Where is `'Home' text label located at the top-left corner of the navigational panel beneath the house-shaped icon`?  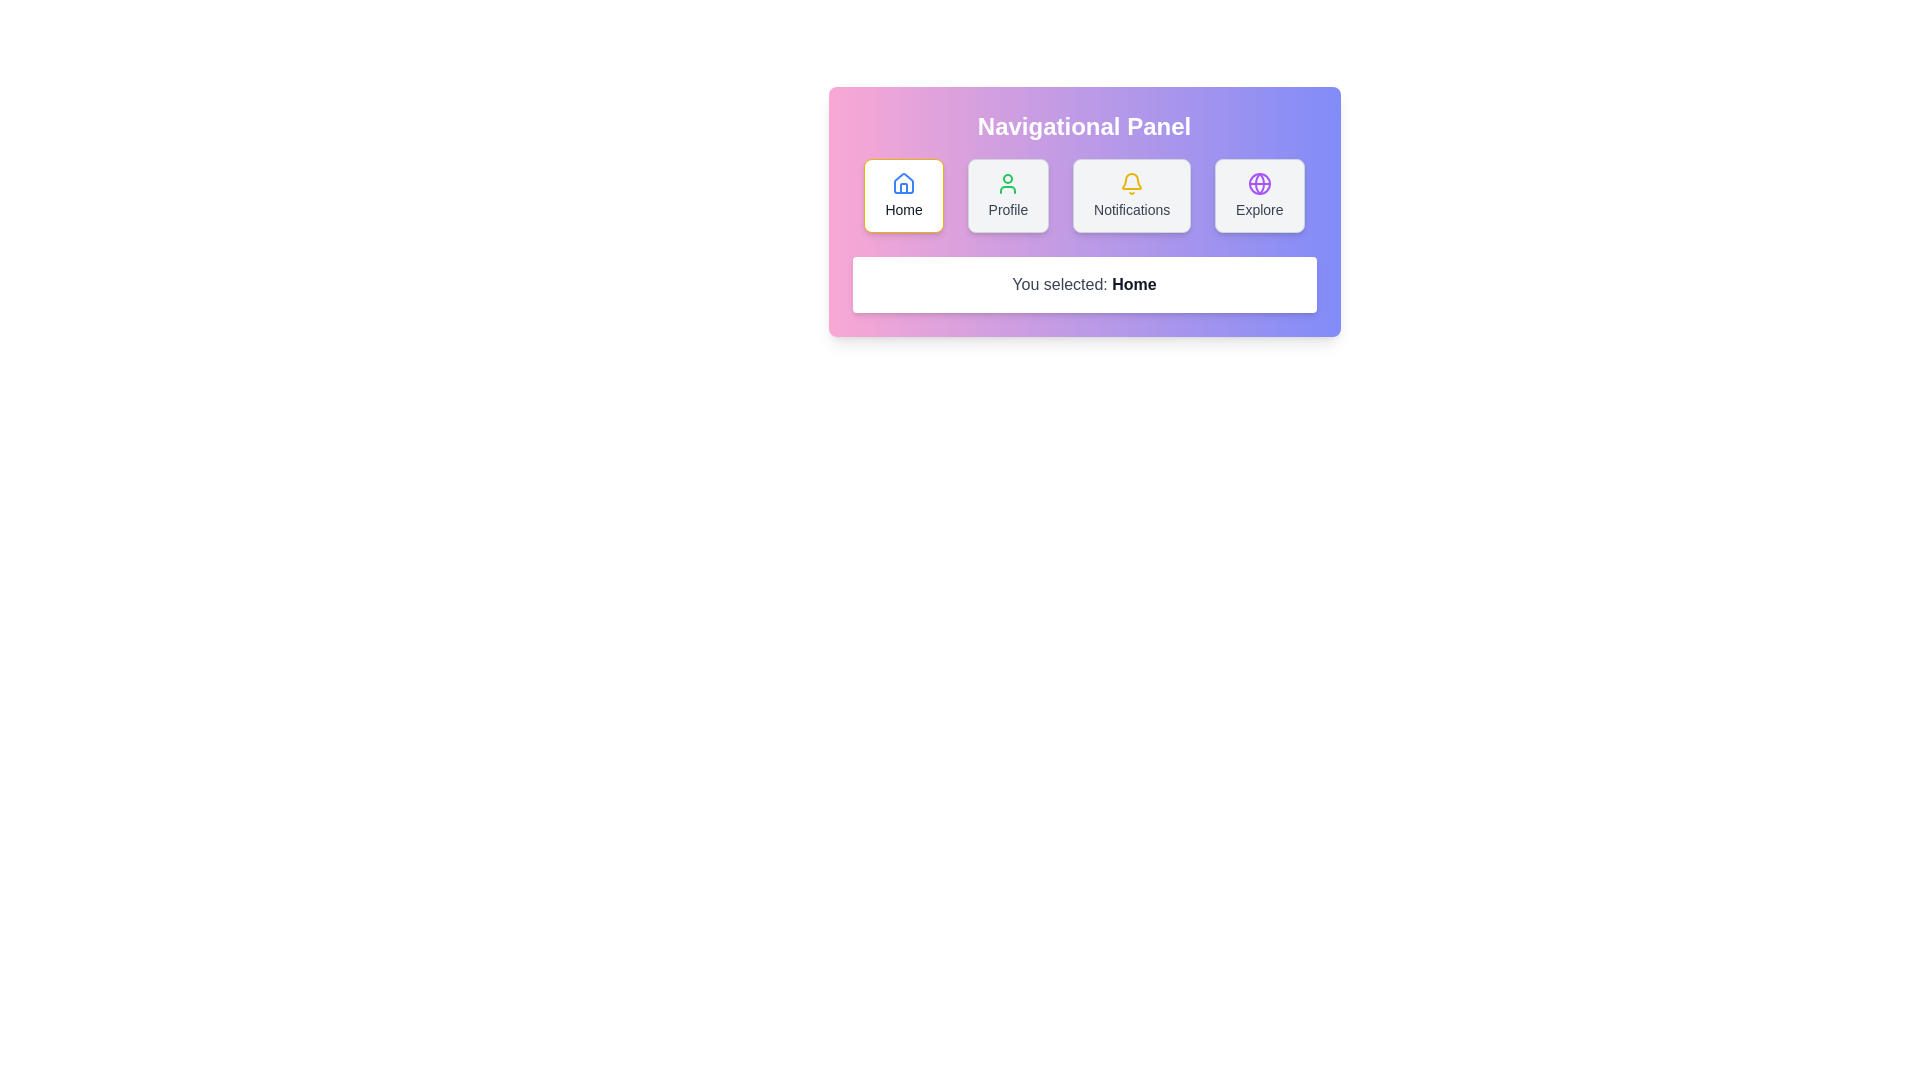
'Home' text label located at the top-left corner of the navigational panel beneath the house-shaped icon is located at coordinates (903, 209).